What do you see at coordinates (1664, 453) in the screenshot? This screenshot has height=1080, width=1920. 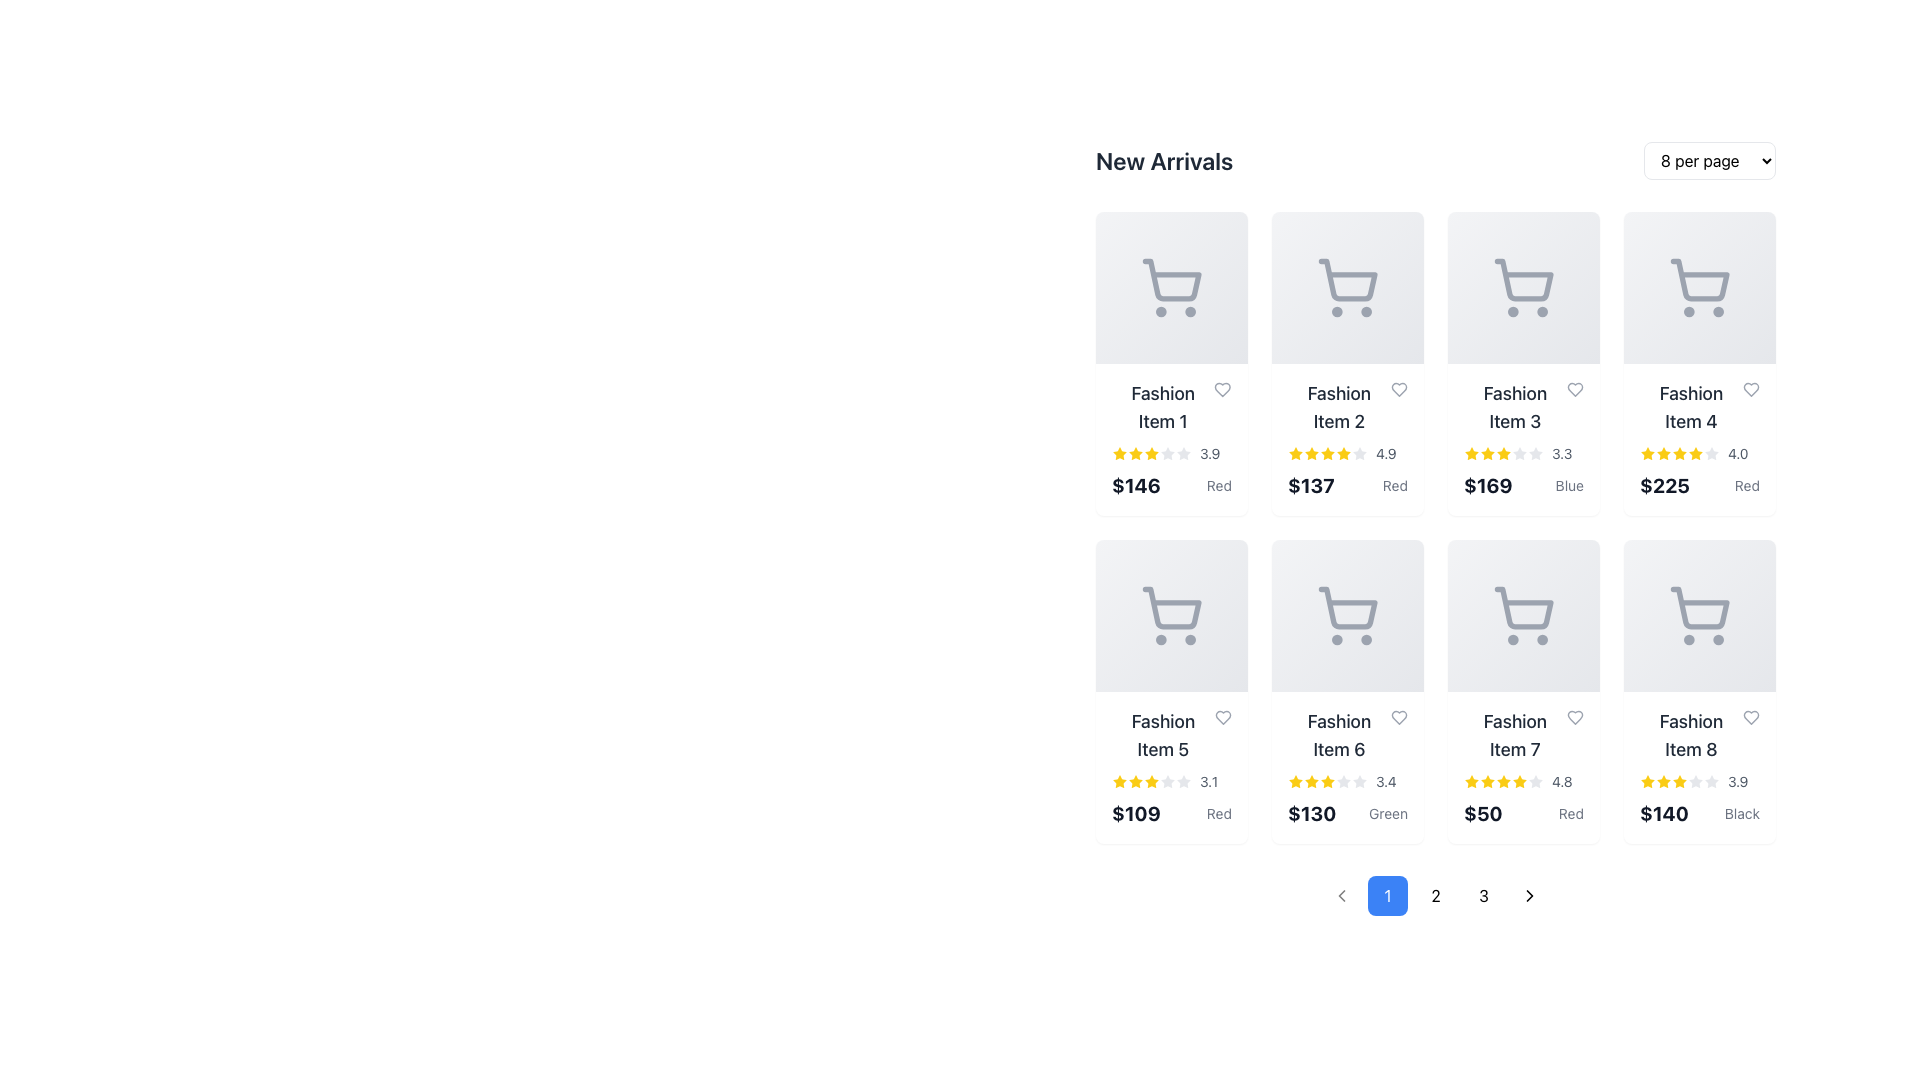 I see `the fourth star icon in the star rating component for the item labeled 'Fashion Item 4' to receive feedback` at bounding box center [1664, 453].